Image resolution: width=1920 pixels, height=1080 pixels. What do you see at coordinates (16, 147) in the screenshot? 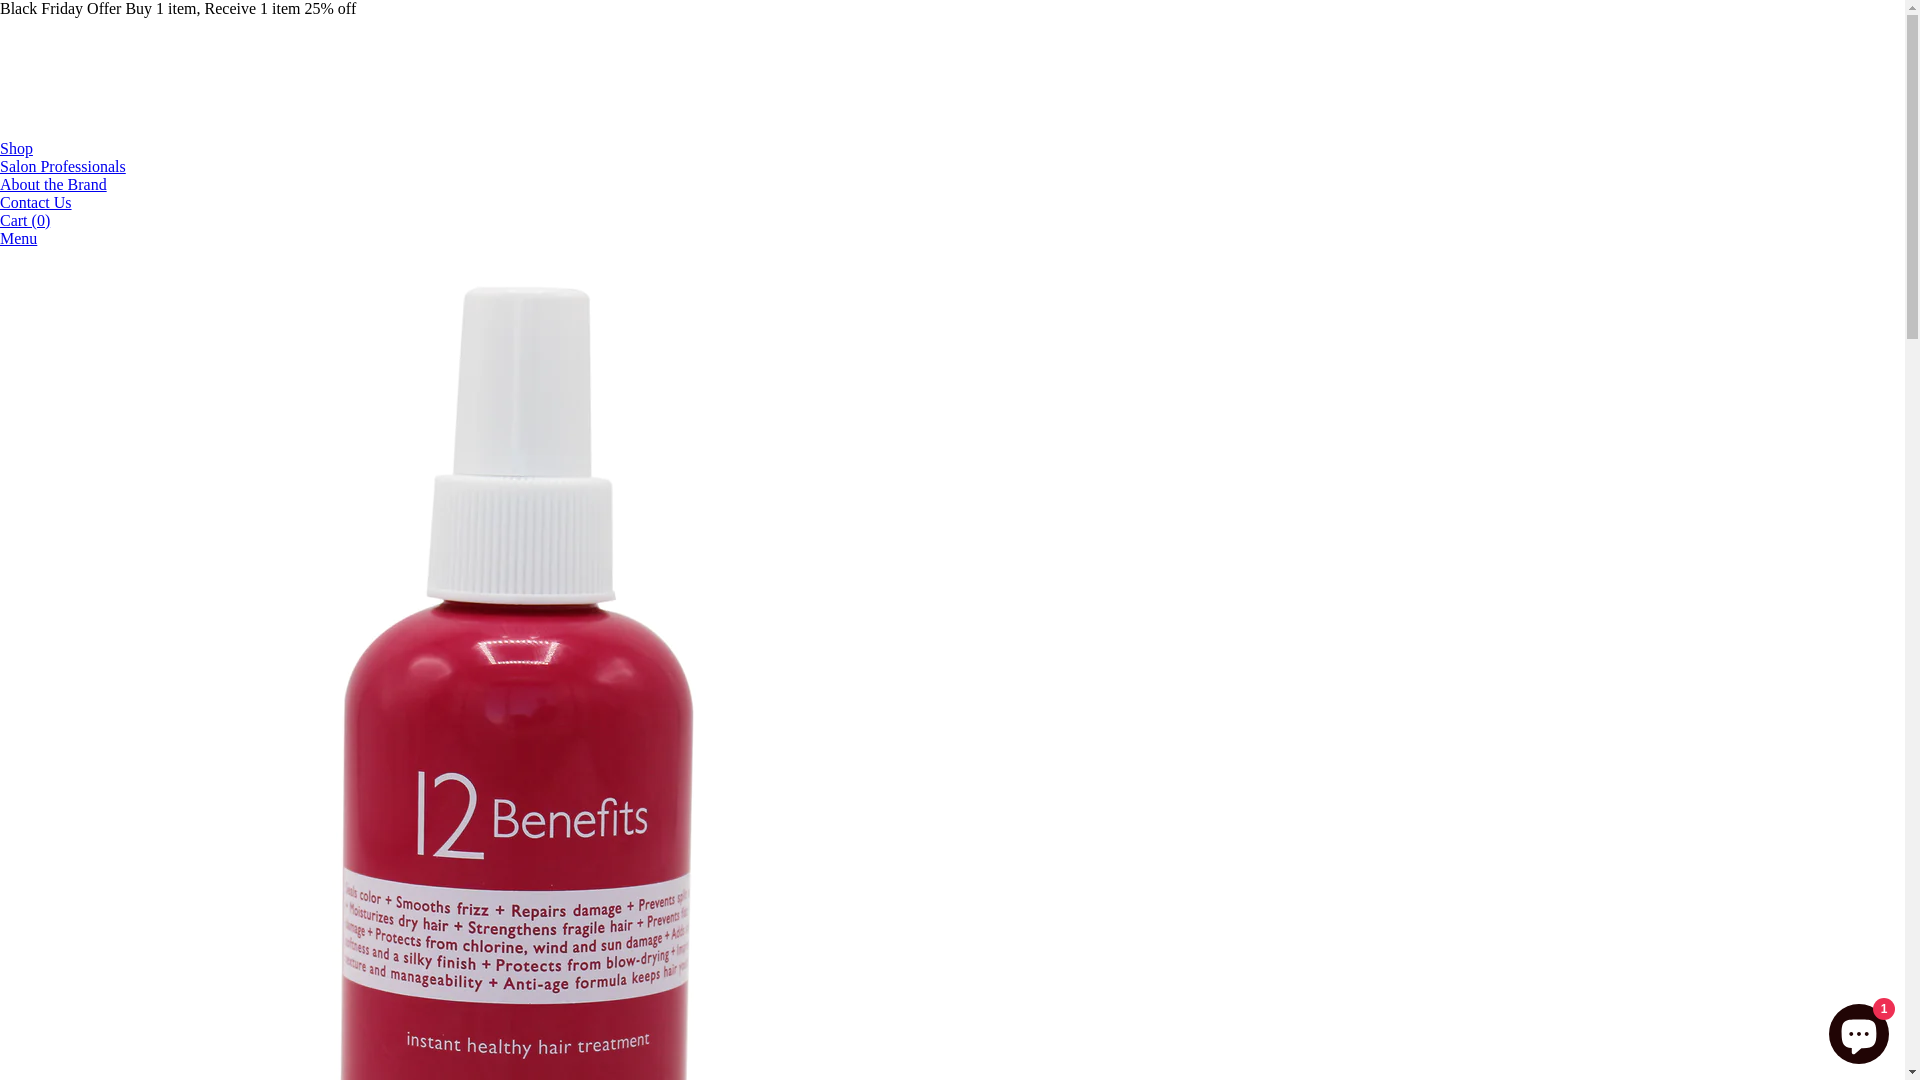
I see `'Shop'` at bounding box center [16, 147].